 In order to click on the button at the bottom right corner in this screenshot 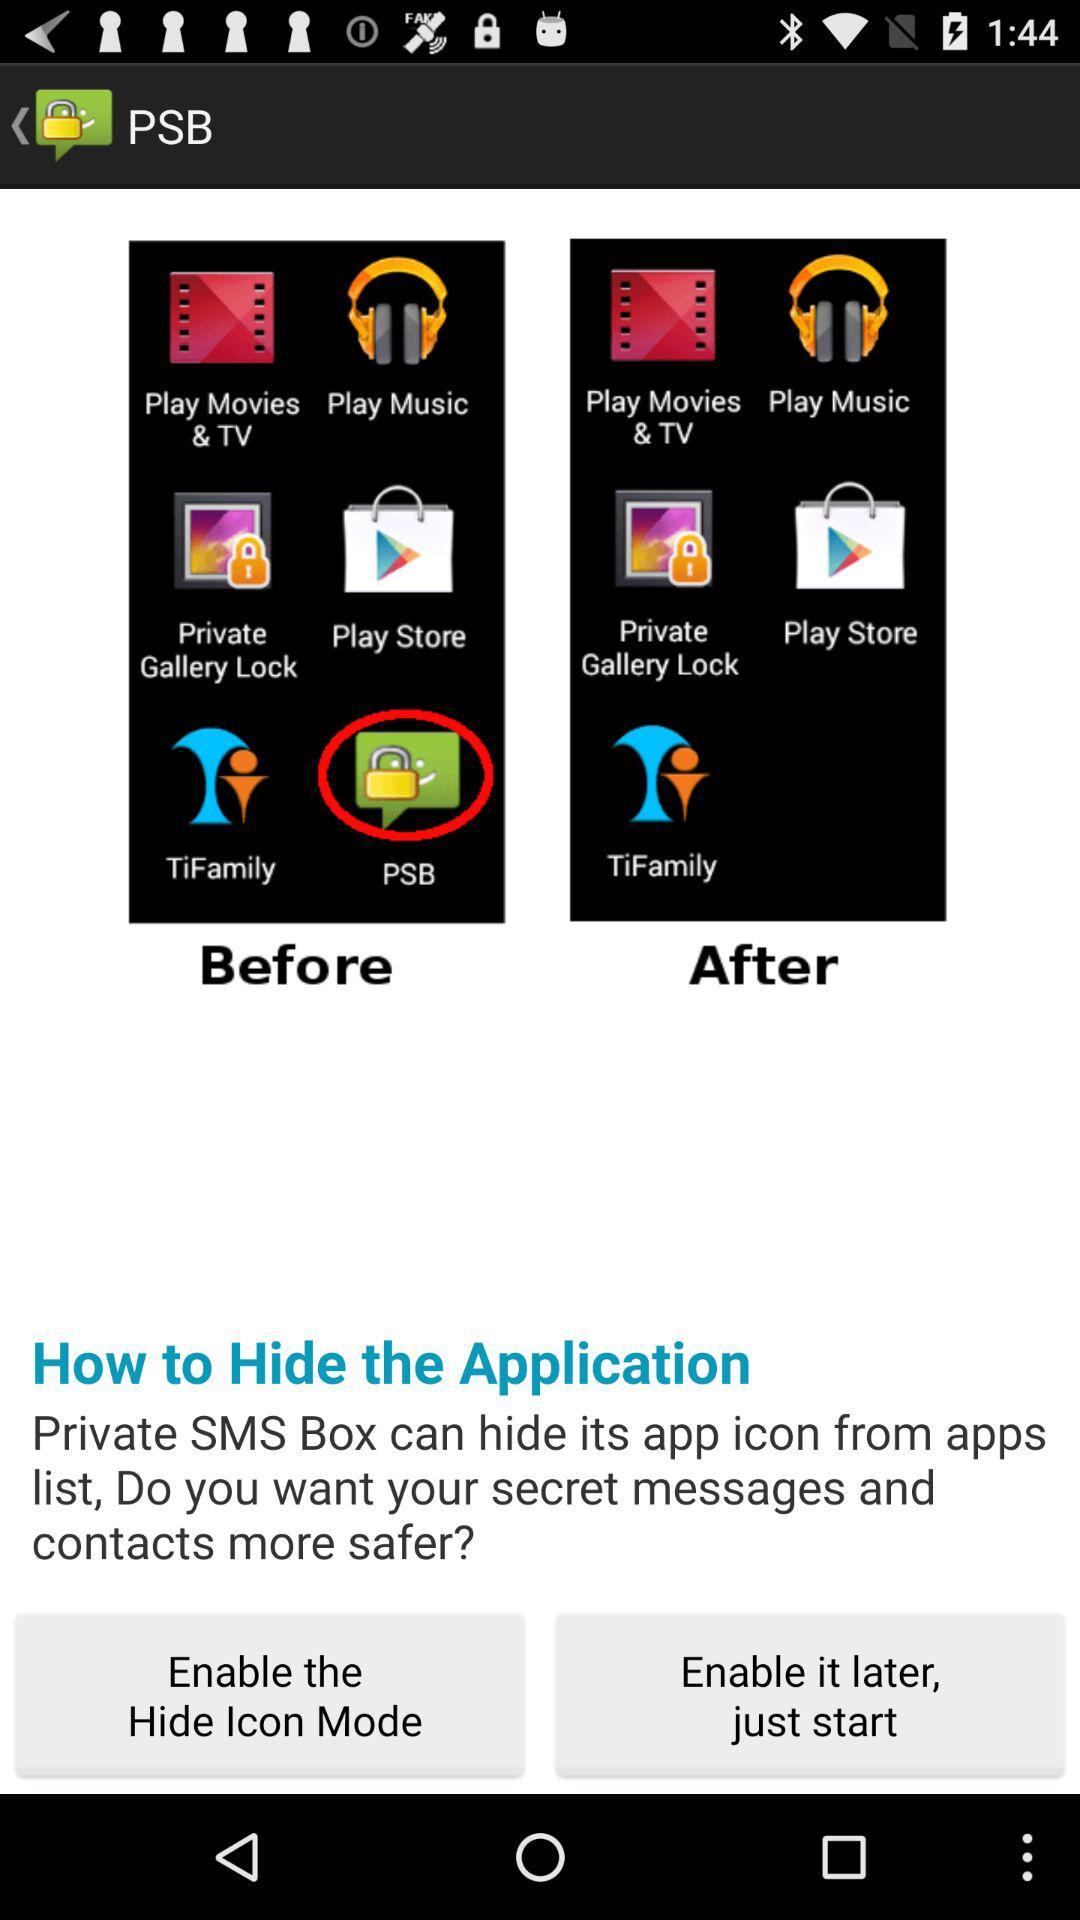, I will do `click(810, 1695)`.